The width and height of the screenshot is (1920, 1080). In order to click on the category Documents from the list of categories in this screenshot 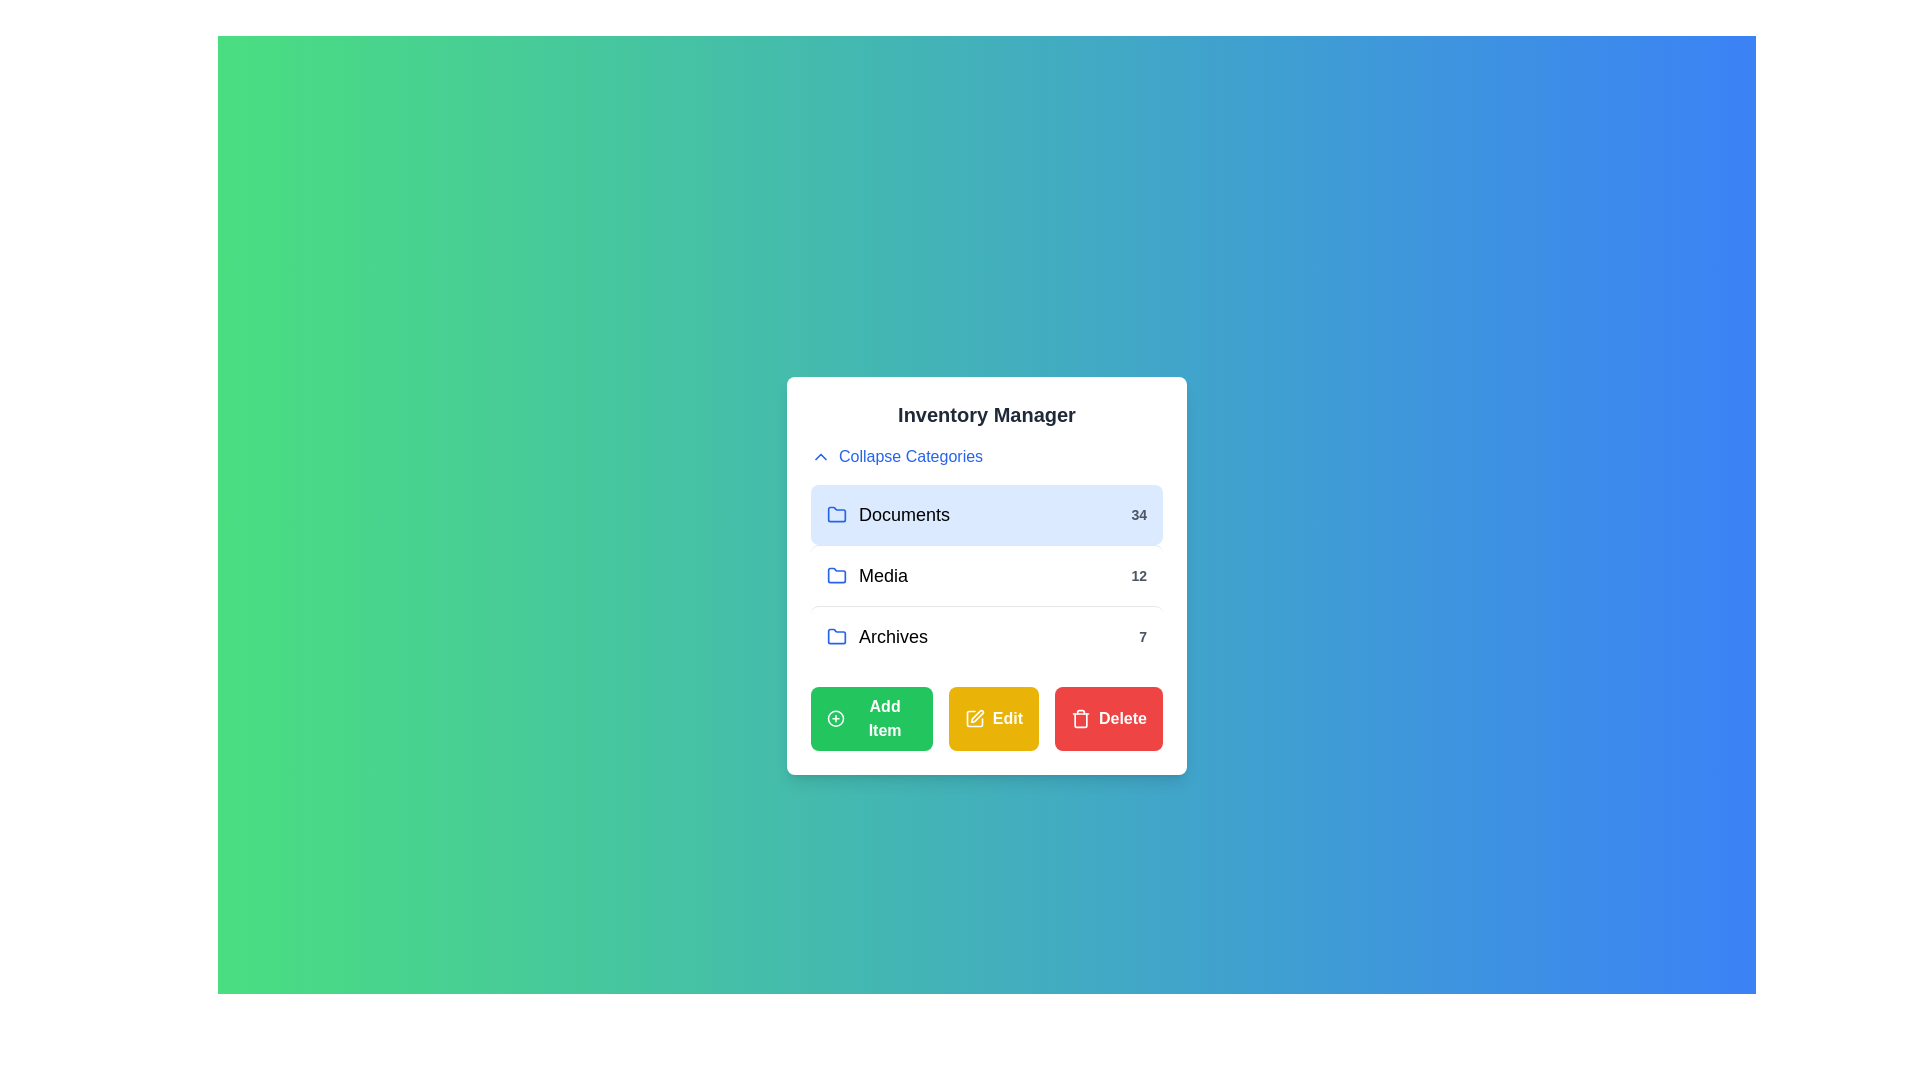, I will do `click(987, 514)`.